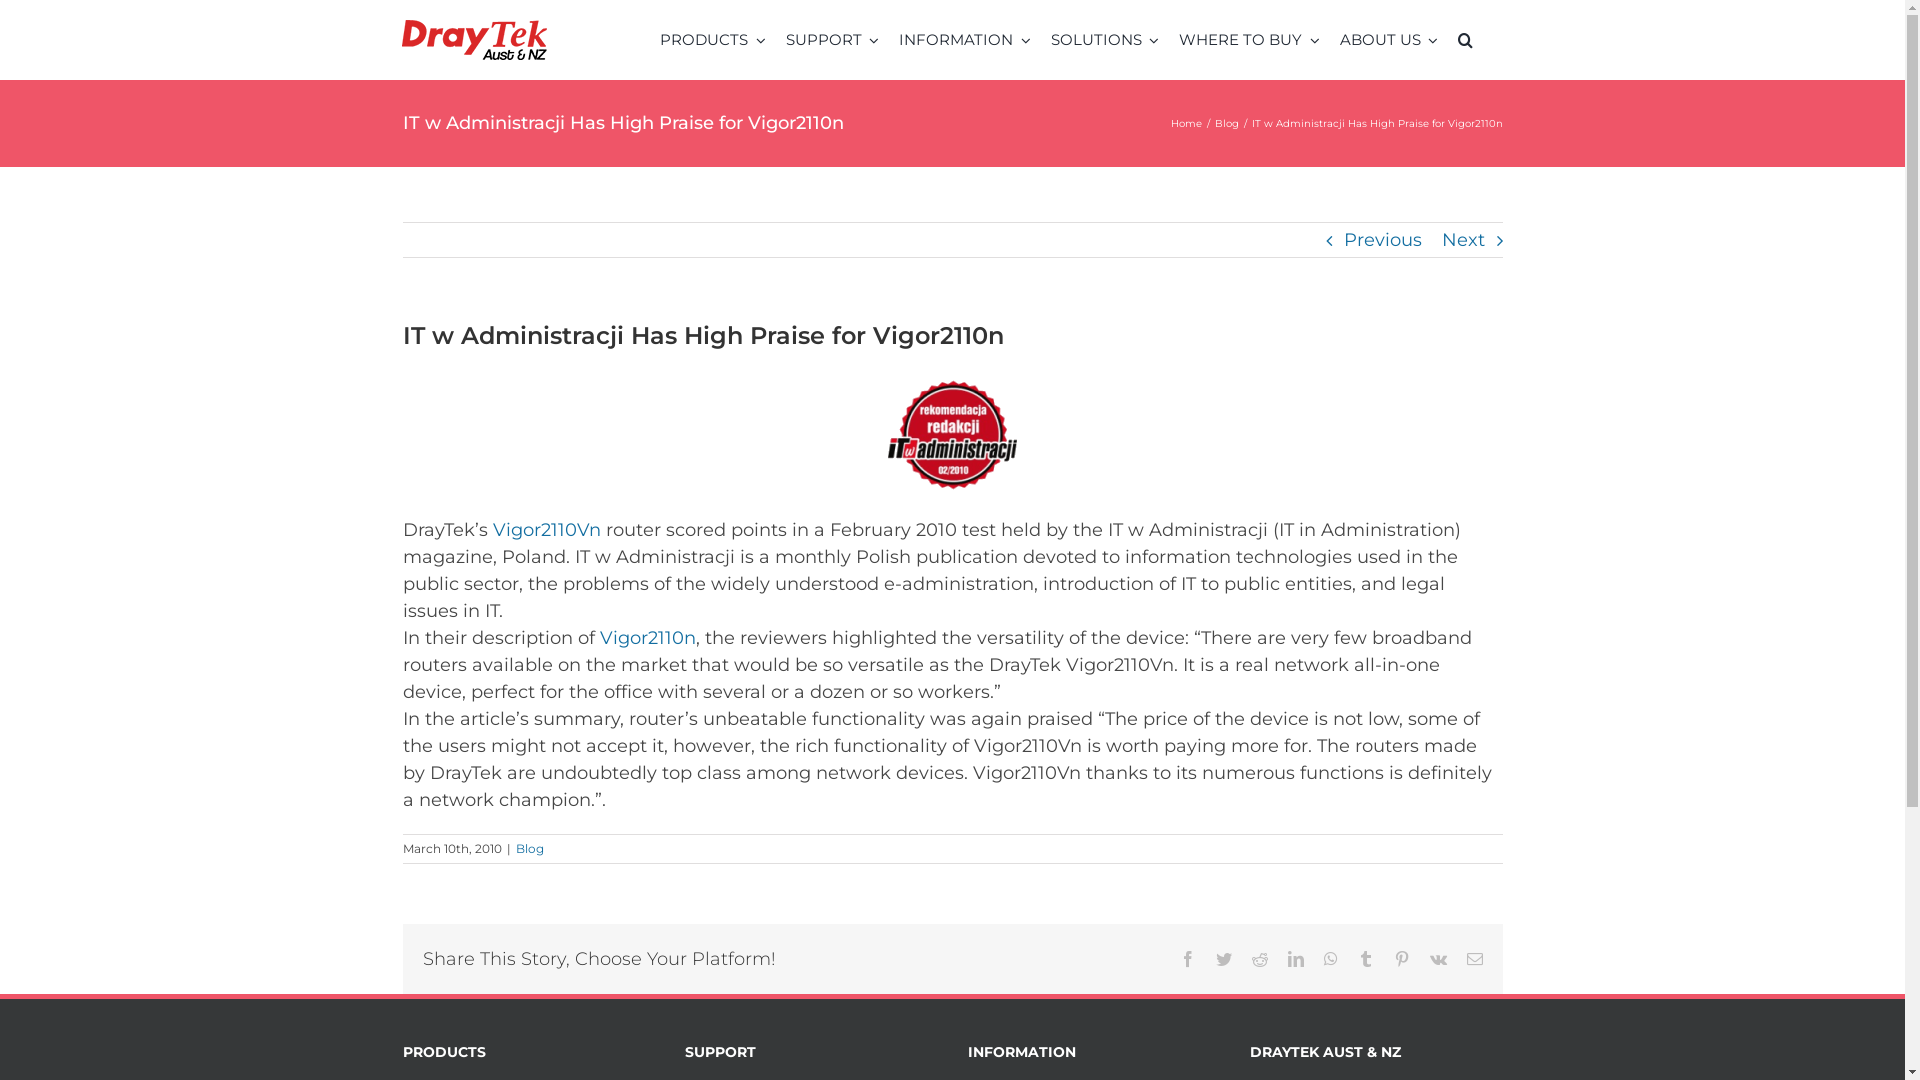 Image resolution: width=1920 pixels, height=1080 pixels. What do you see at coordinates (1437, 958) in the screenshot?
I see `'Vk'` at bounding box center [1437, 958].